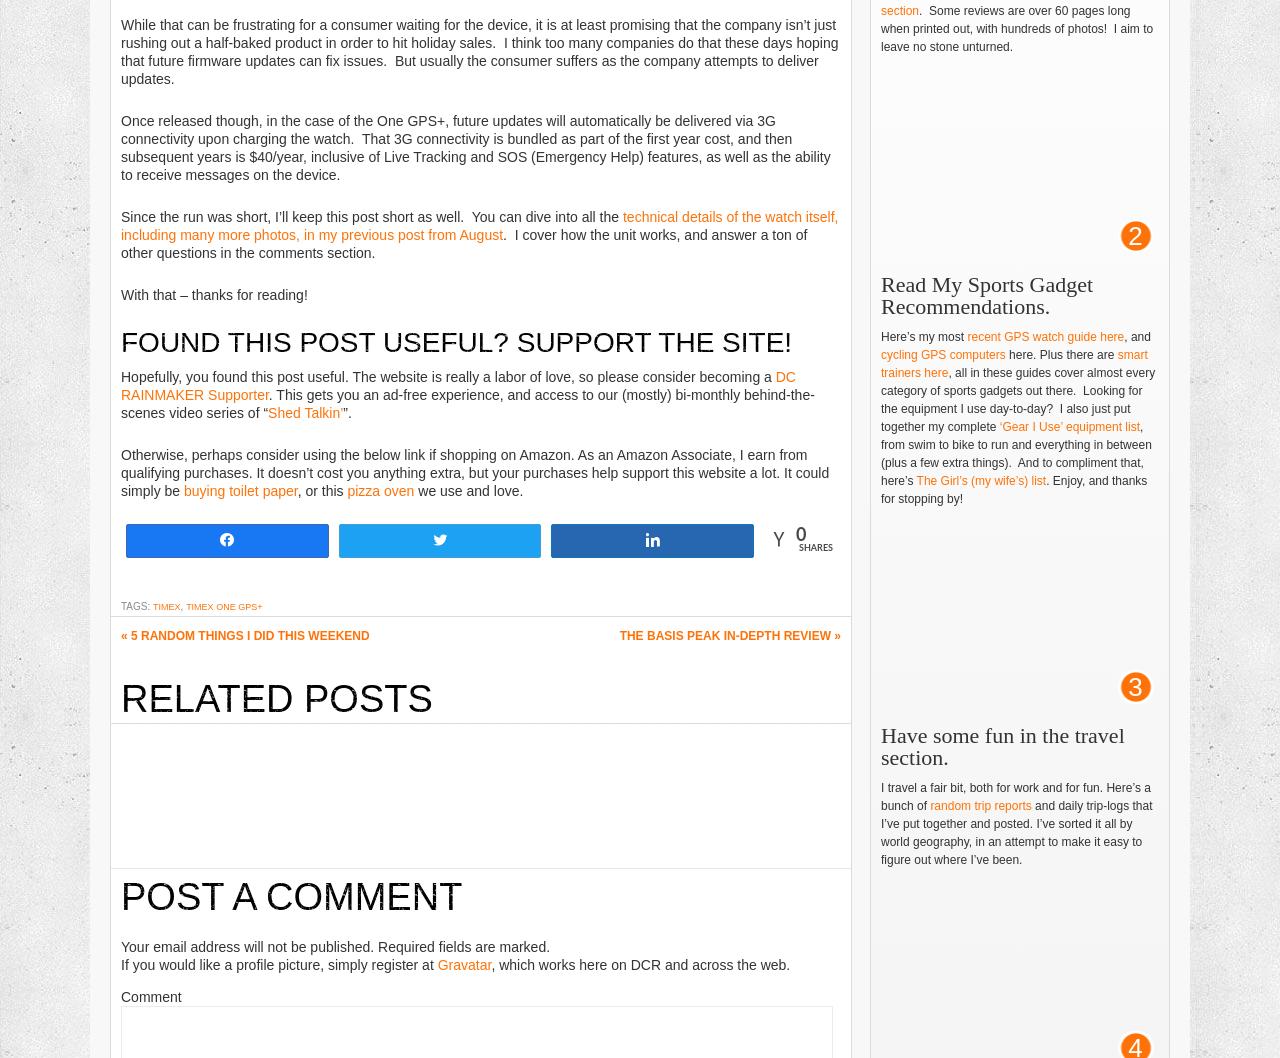  What do you see at coordinates (275, 696) in the screenshot?
I see `'Related Posts'` at bounding box center [275, 696].